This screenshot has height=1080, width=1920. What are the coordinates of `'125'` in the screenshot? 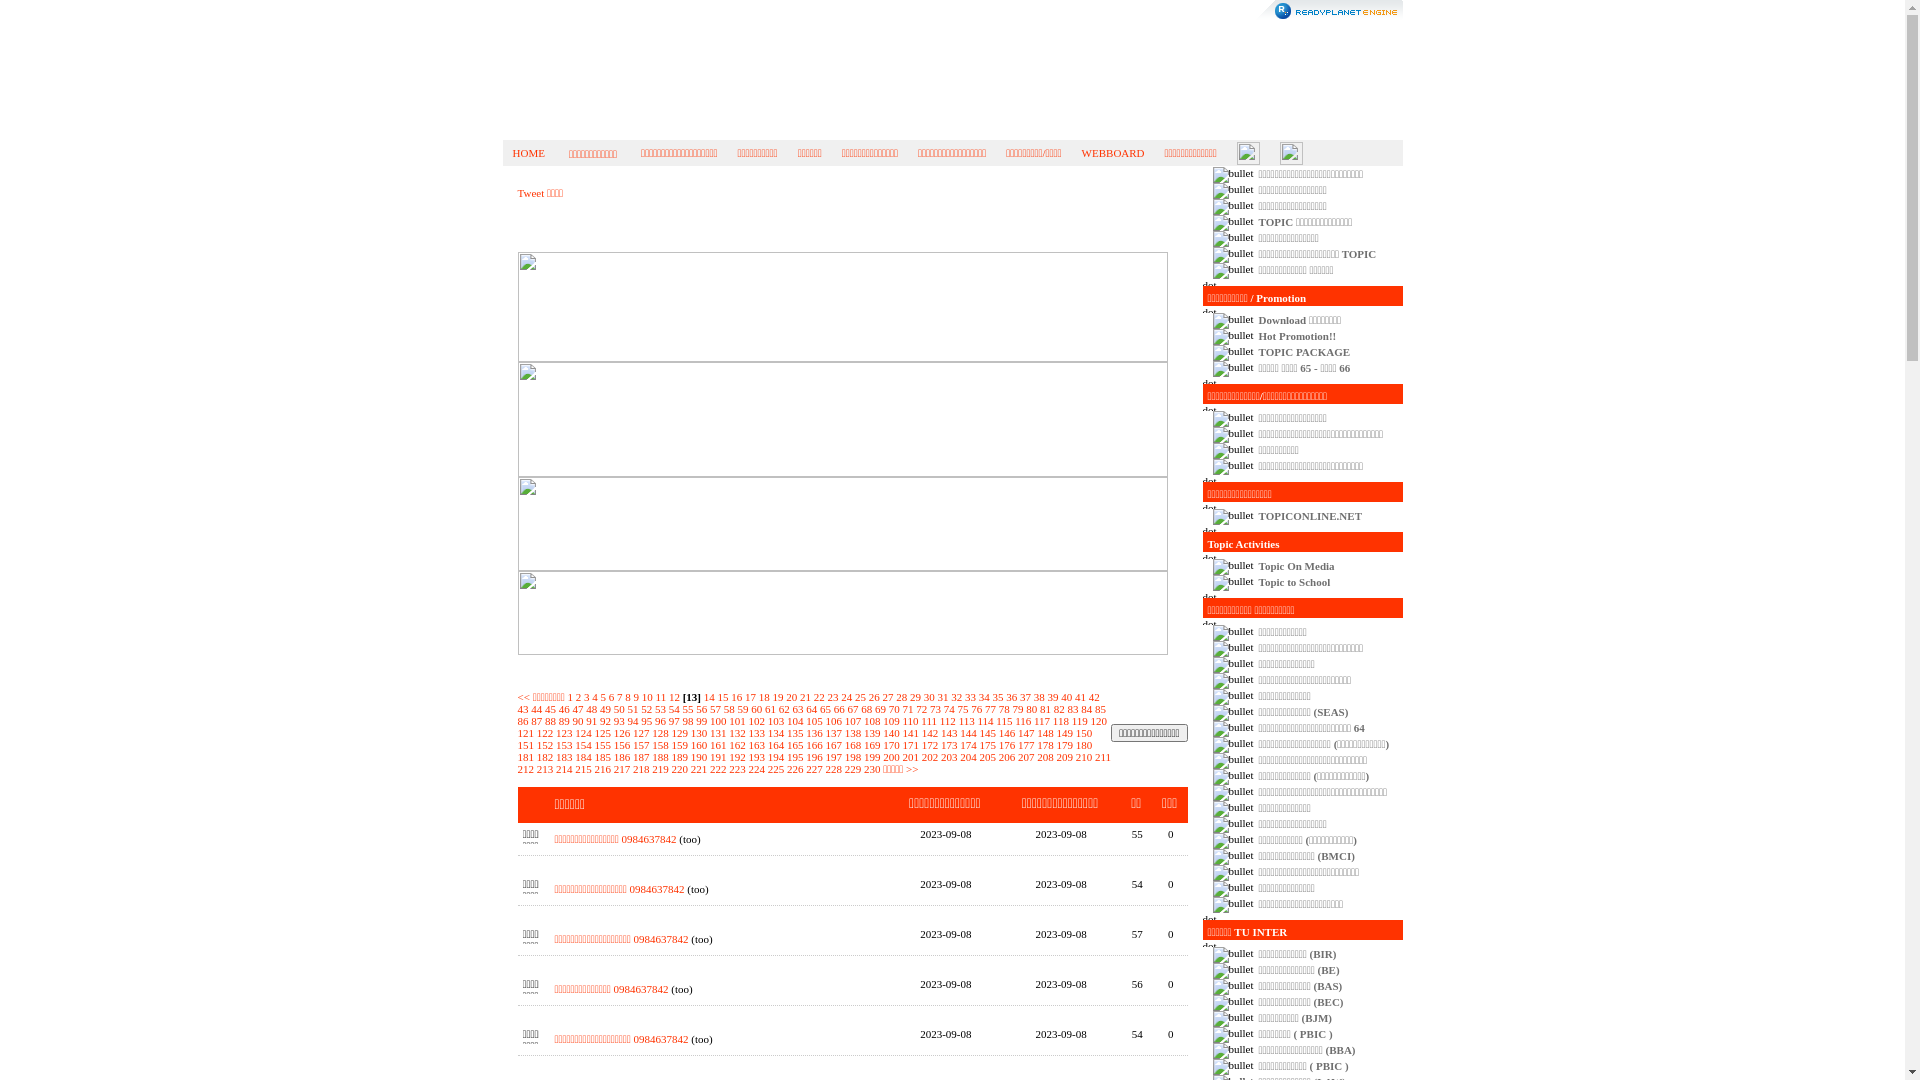 It's located at (593, 732).